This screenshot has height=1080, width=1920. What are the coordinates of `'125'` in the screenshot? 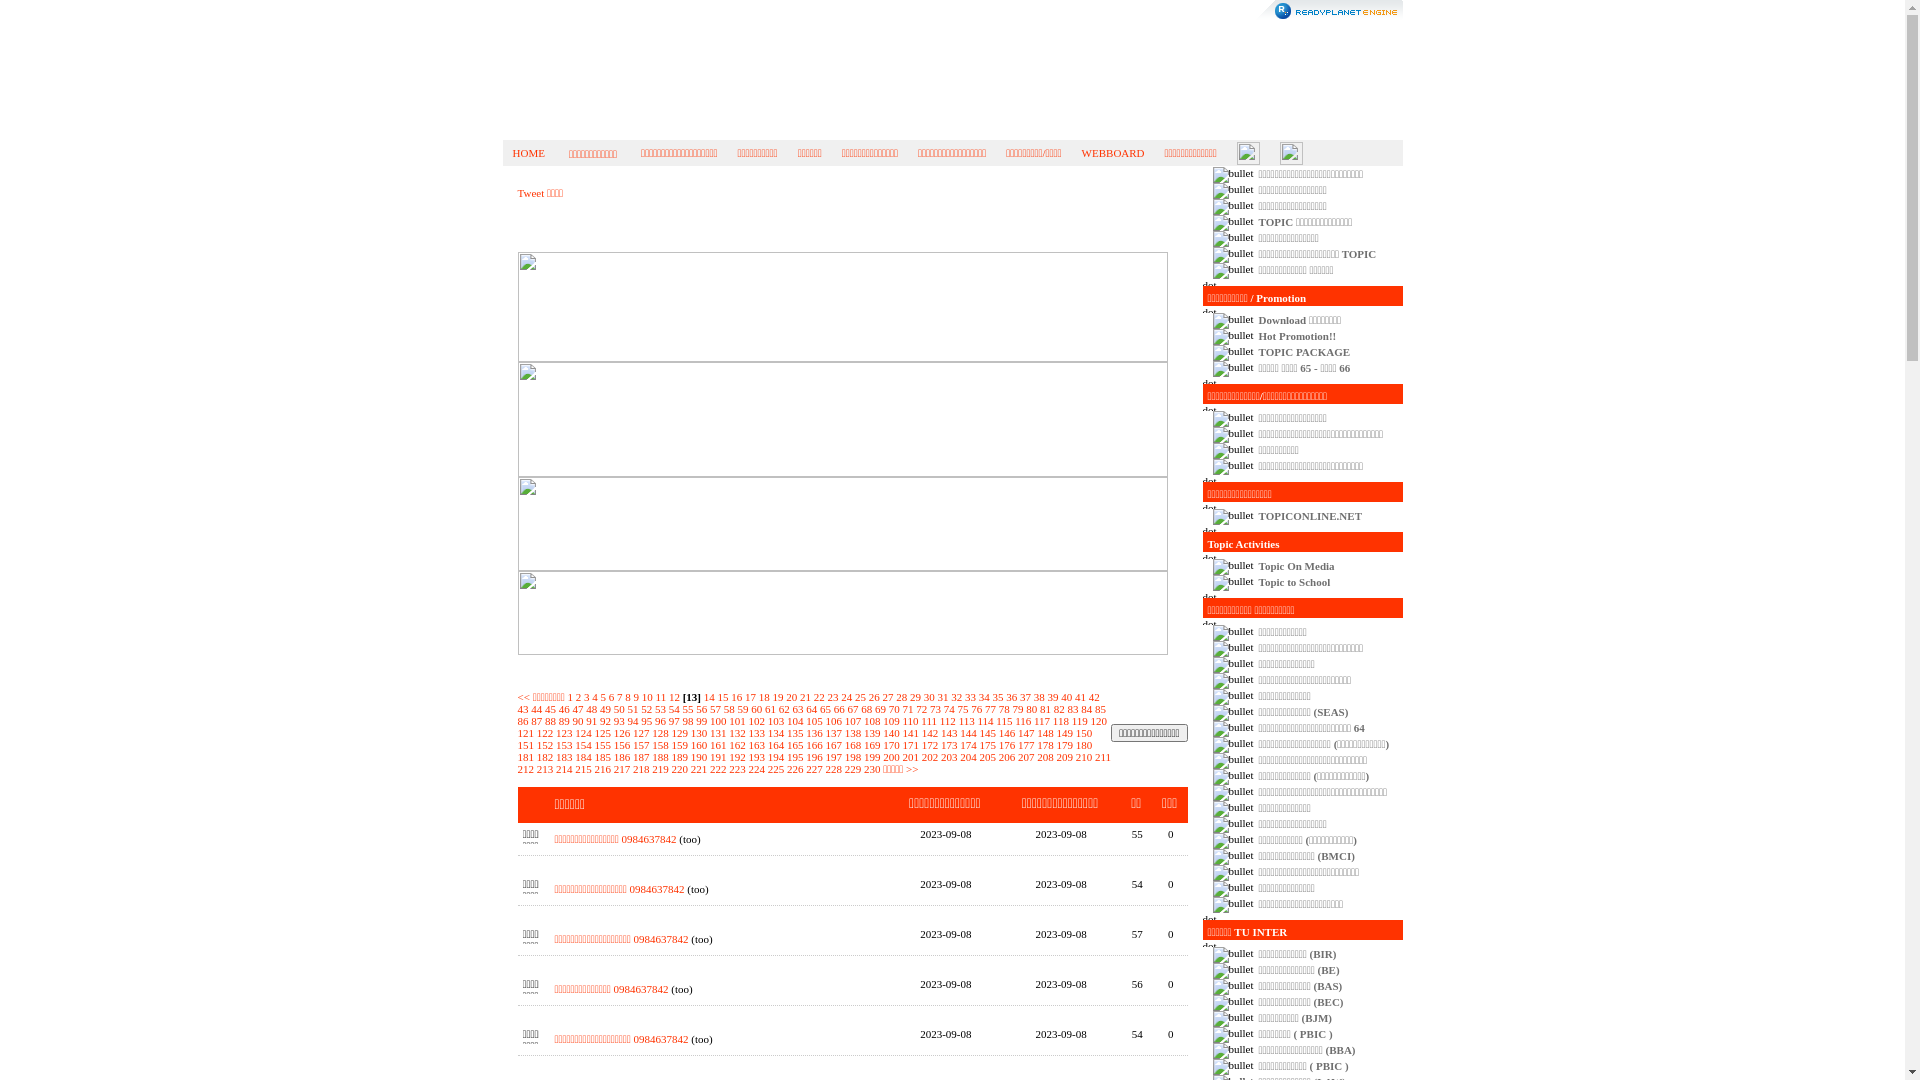 It's located at (593, 732).